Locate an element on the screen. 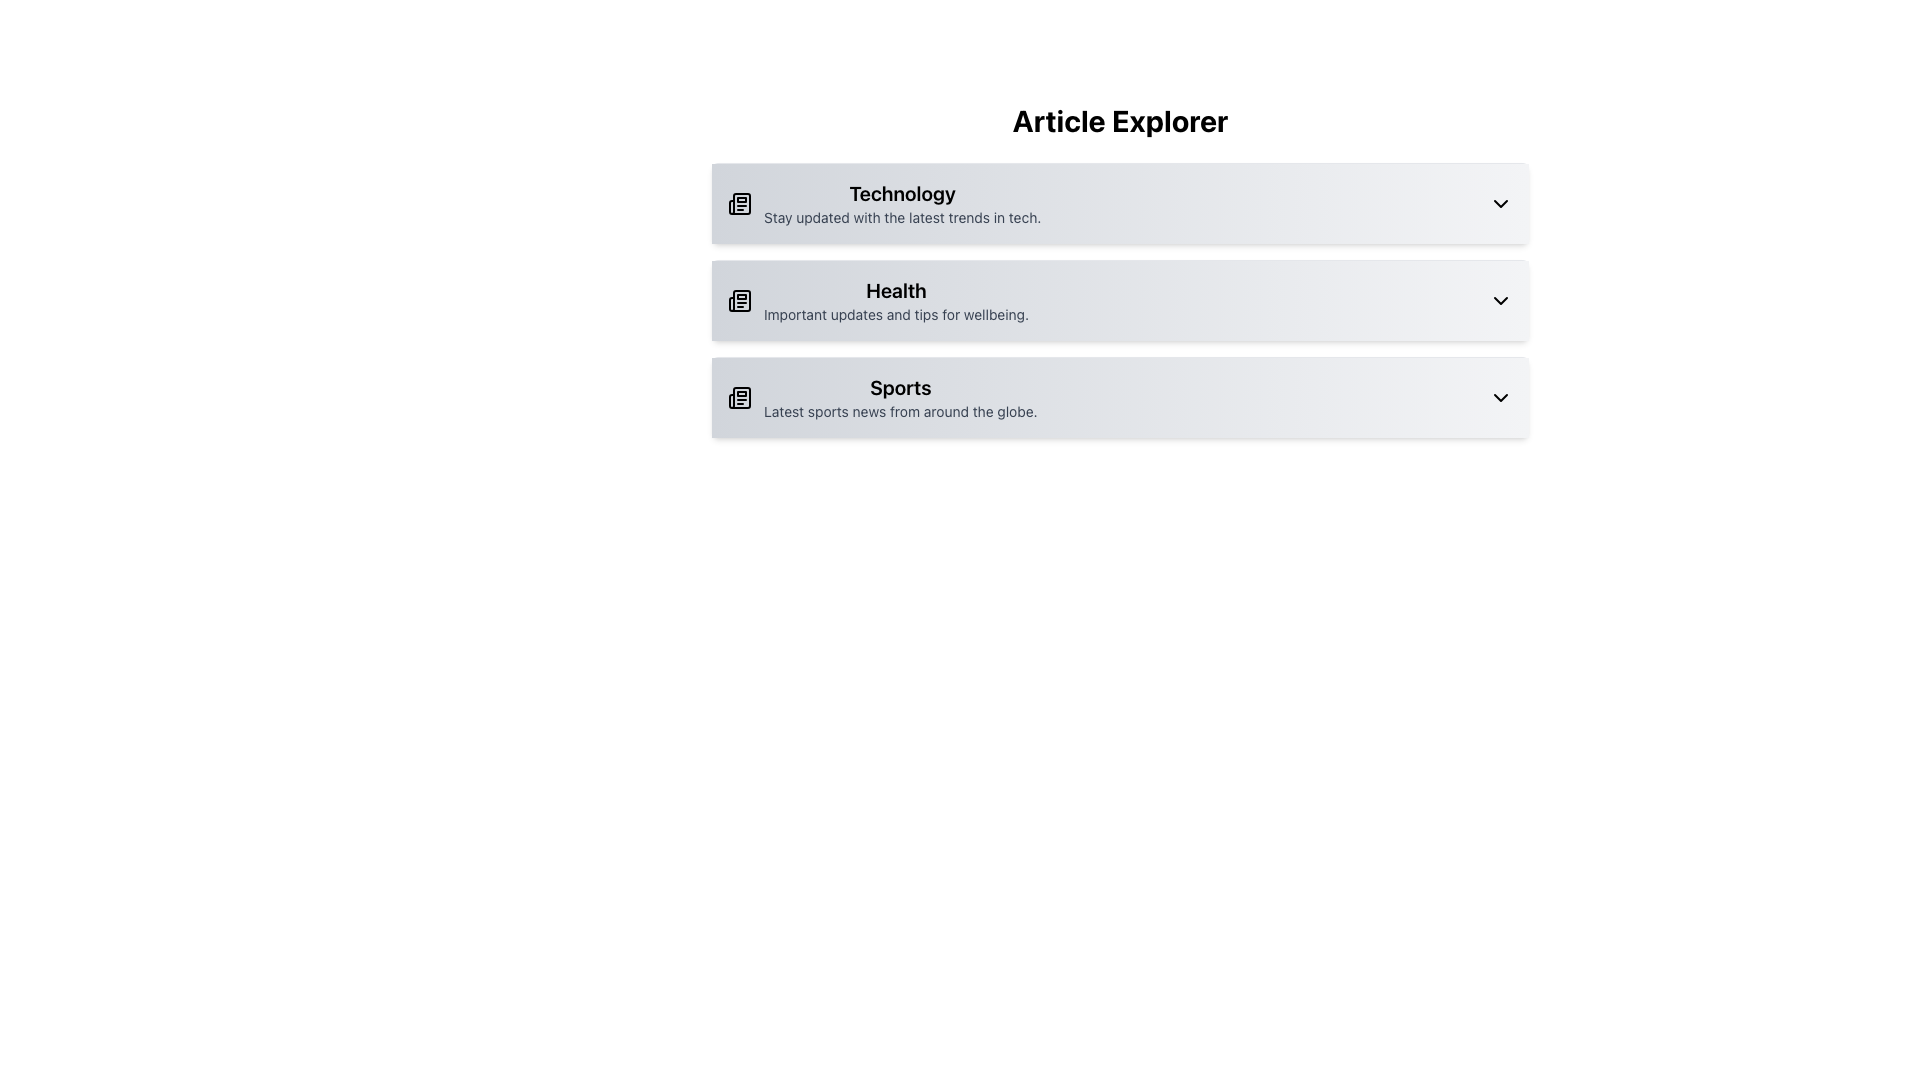 The image size is (1920, 1080). the second item in the list, labeled as the Text Block for health and wellbeing updates is located at coordinates (895, 300).